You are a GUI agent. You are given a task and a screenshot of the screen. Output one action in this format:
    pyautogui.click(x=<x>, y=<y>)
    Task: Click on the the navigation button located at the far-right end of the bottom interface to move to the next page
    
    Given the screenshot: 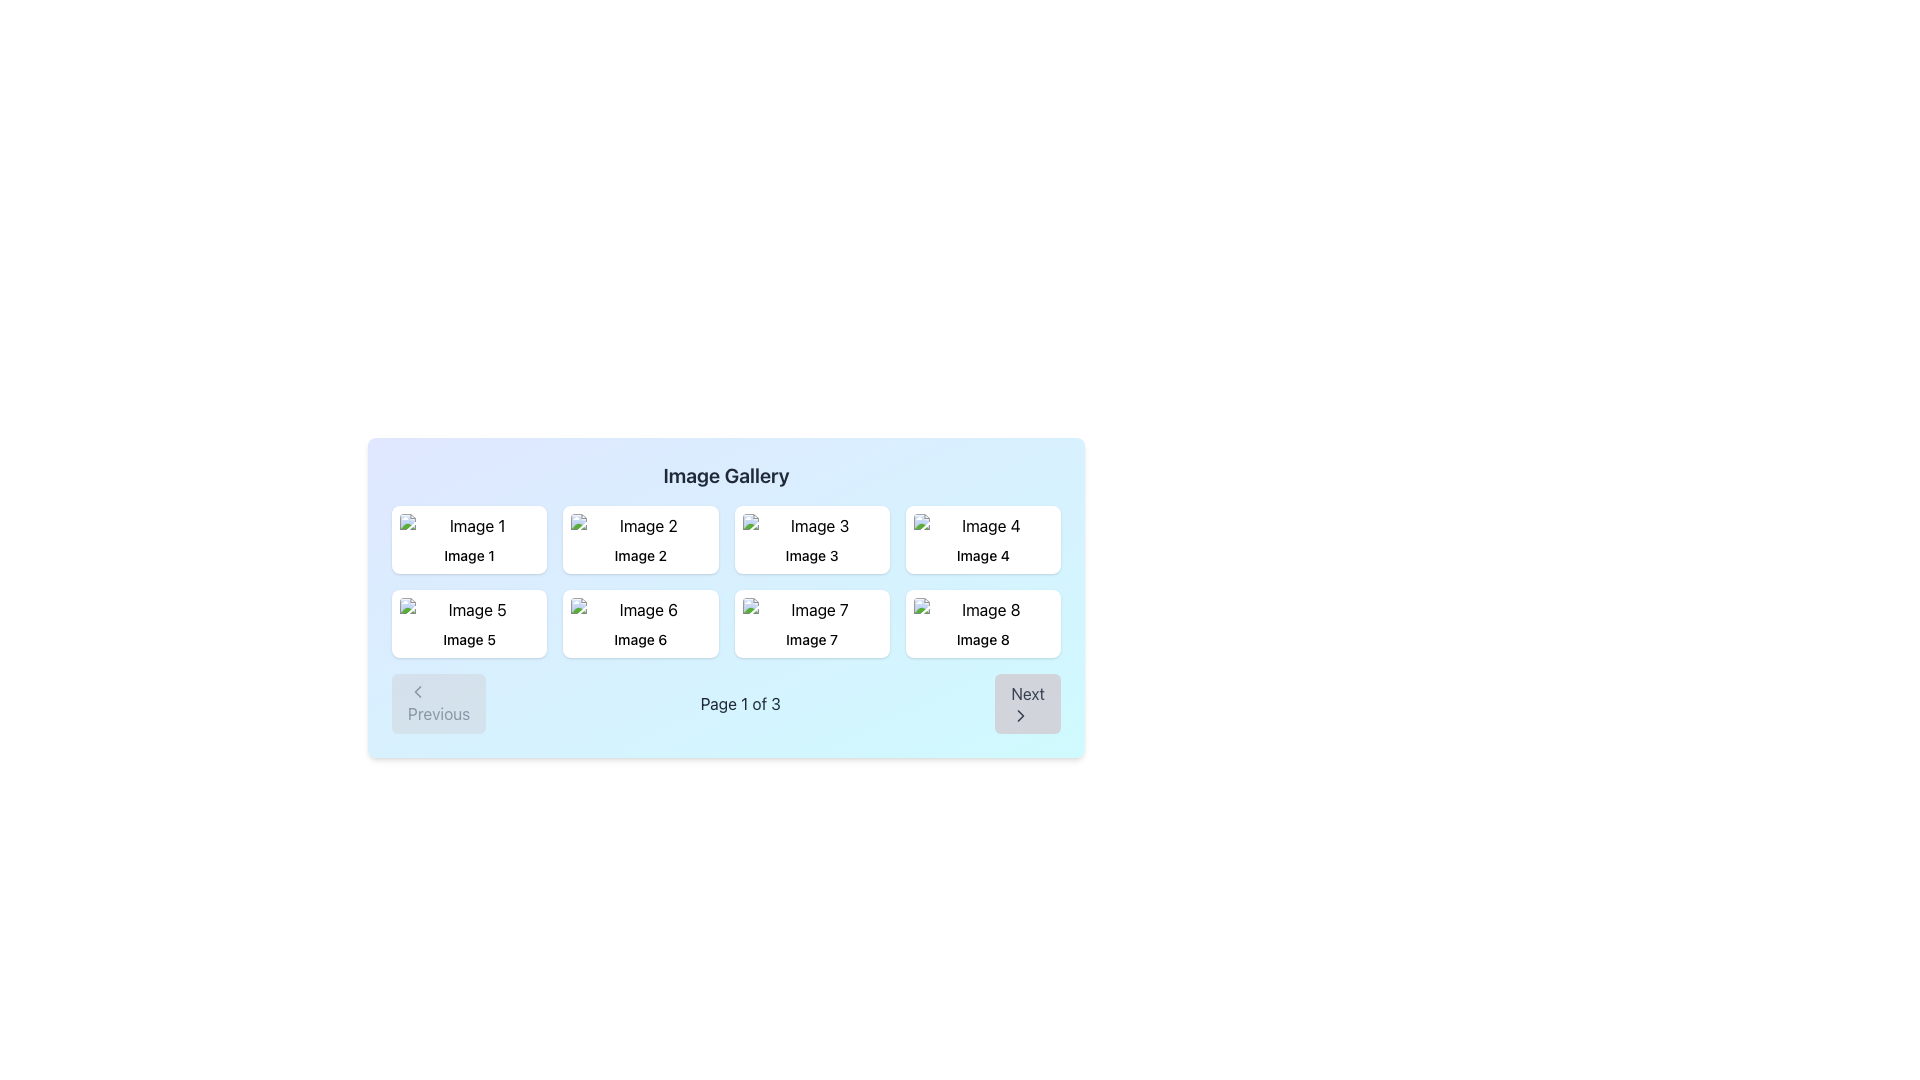 What is the action you would take?
    pyautogui.click(x=1027, y=703)
    